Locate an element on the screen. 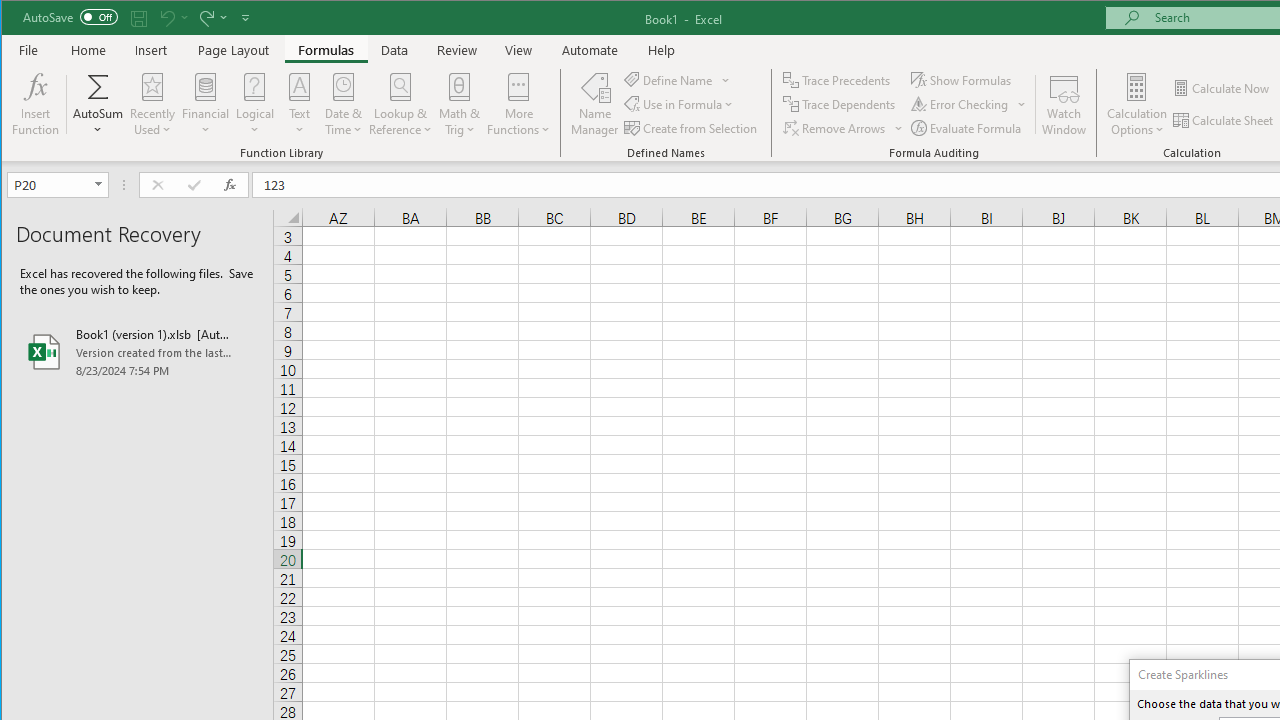 This screenshot has height=720, width=1280. 'Create from Selection...' is located at coordinates (692, 128).